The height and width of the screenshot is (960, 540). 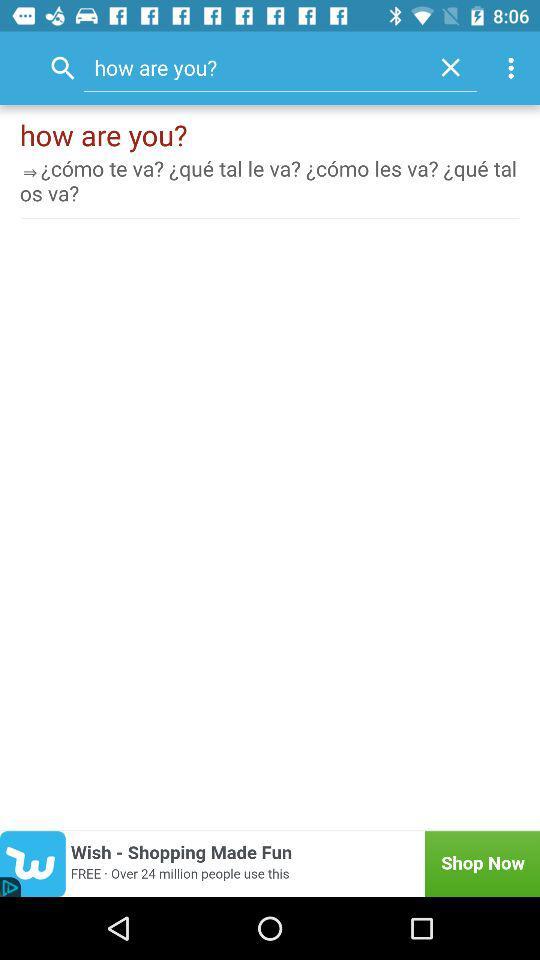 What do you see at coordinates (270, 863) in the screenshot?
I see `open your wish app` at bounding box center [270, 863].